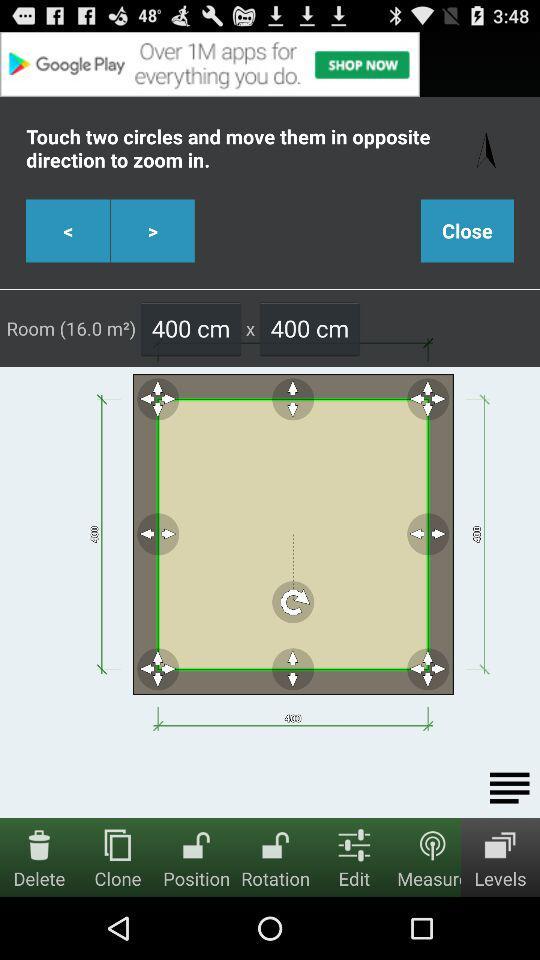  What do you see at coordinates (270, 64) in the screenshot?
I see `click on the advertisement` at bounding box center [270, 64].